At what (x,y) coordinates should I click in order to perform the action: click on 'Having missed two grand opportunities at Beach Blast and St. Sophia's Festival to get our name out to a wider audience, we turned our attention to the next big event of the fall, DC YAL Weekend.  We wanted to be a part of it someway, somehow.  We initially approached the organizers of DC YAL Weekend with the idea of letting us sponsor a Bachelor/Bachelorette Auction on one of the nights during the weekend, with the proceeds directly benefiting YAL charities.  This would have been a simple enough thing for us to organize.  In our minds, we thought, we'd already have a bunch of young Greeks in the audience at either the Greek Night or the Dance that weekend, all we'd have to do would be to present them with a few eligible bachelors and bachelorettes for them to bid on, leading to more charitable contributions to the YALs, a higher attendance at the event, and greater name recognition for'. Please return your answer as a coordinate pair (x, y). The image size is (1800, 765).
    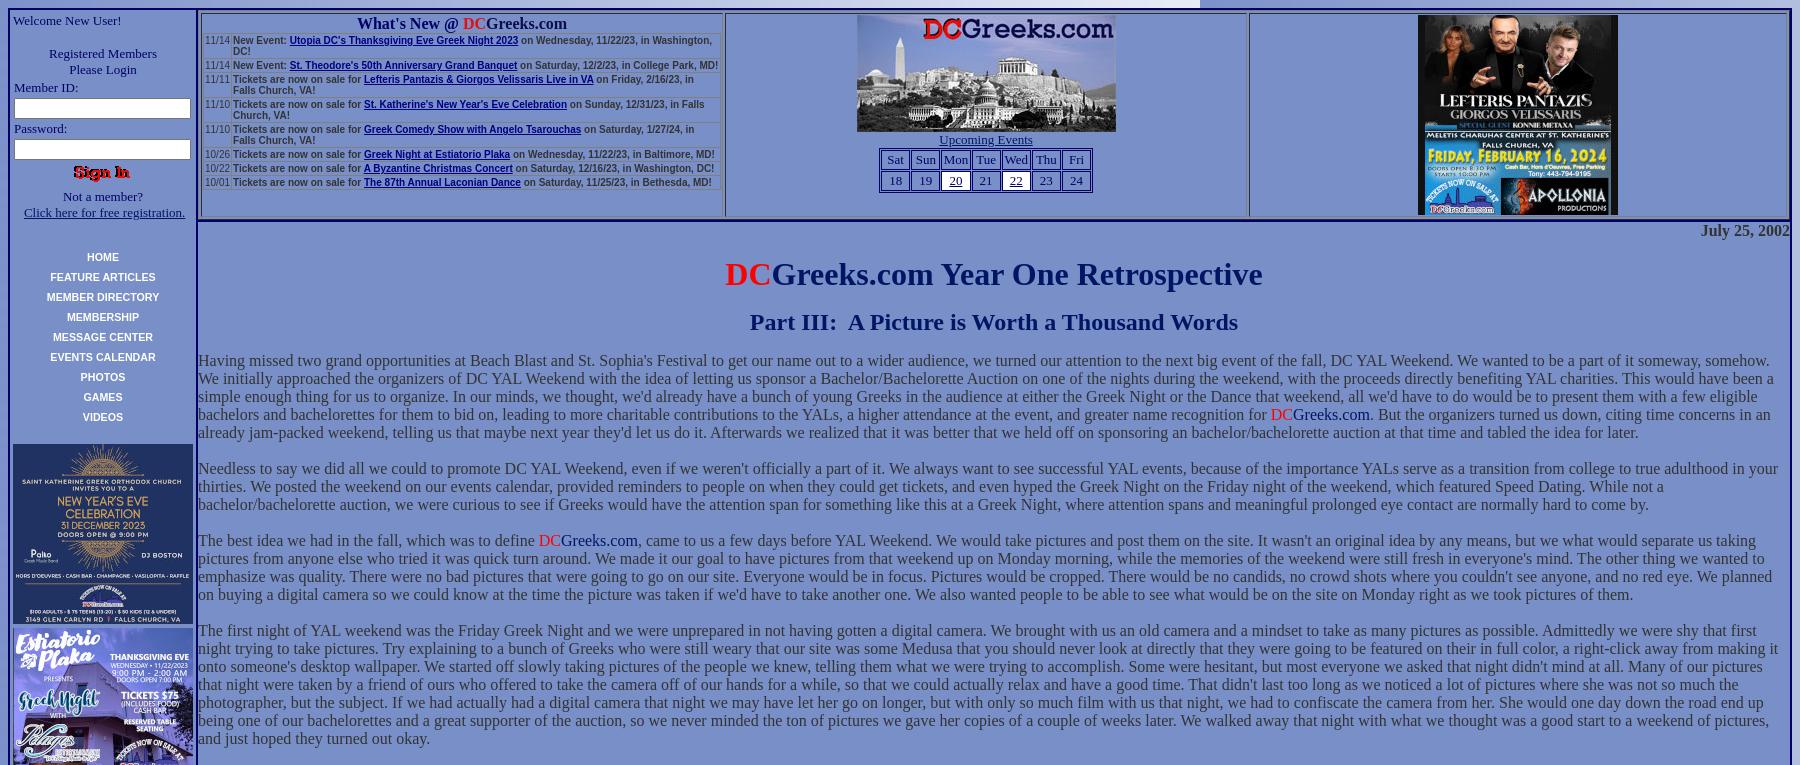
    Looking at the image, I should click on (984, 387).